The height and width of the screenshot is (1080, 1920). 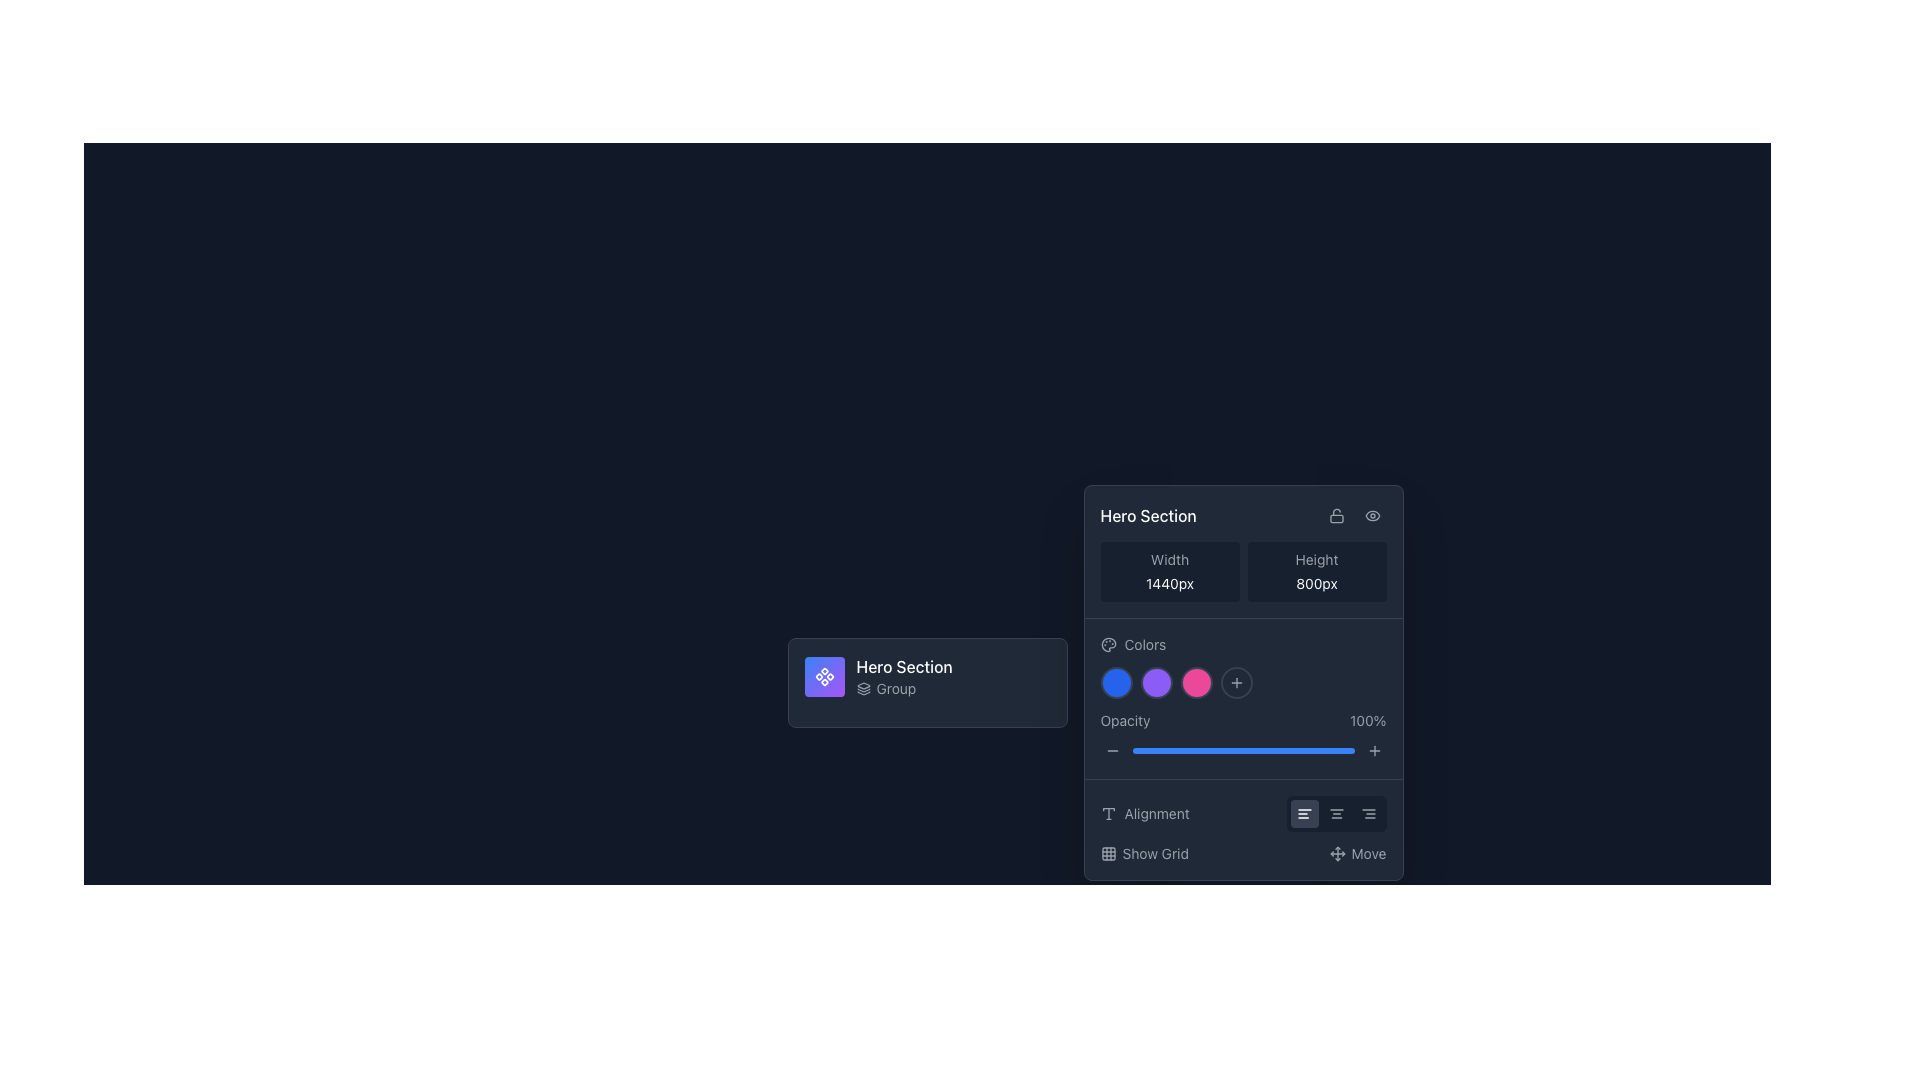 What do you see at coordinates (1111, 751) in the screenshot?
I see `the first button with rounded corners styled in a dark theme that features a central horizontal line icon representing a 'minus'` at bounding box center [1111, 751].